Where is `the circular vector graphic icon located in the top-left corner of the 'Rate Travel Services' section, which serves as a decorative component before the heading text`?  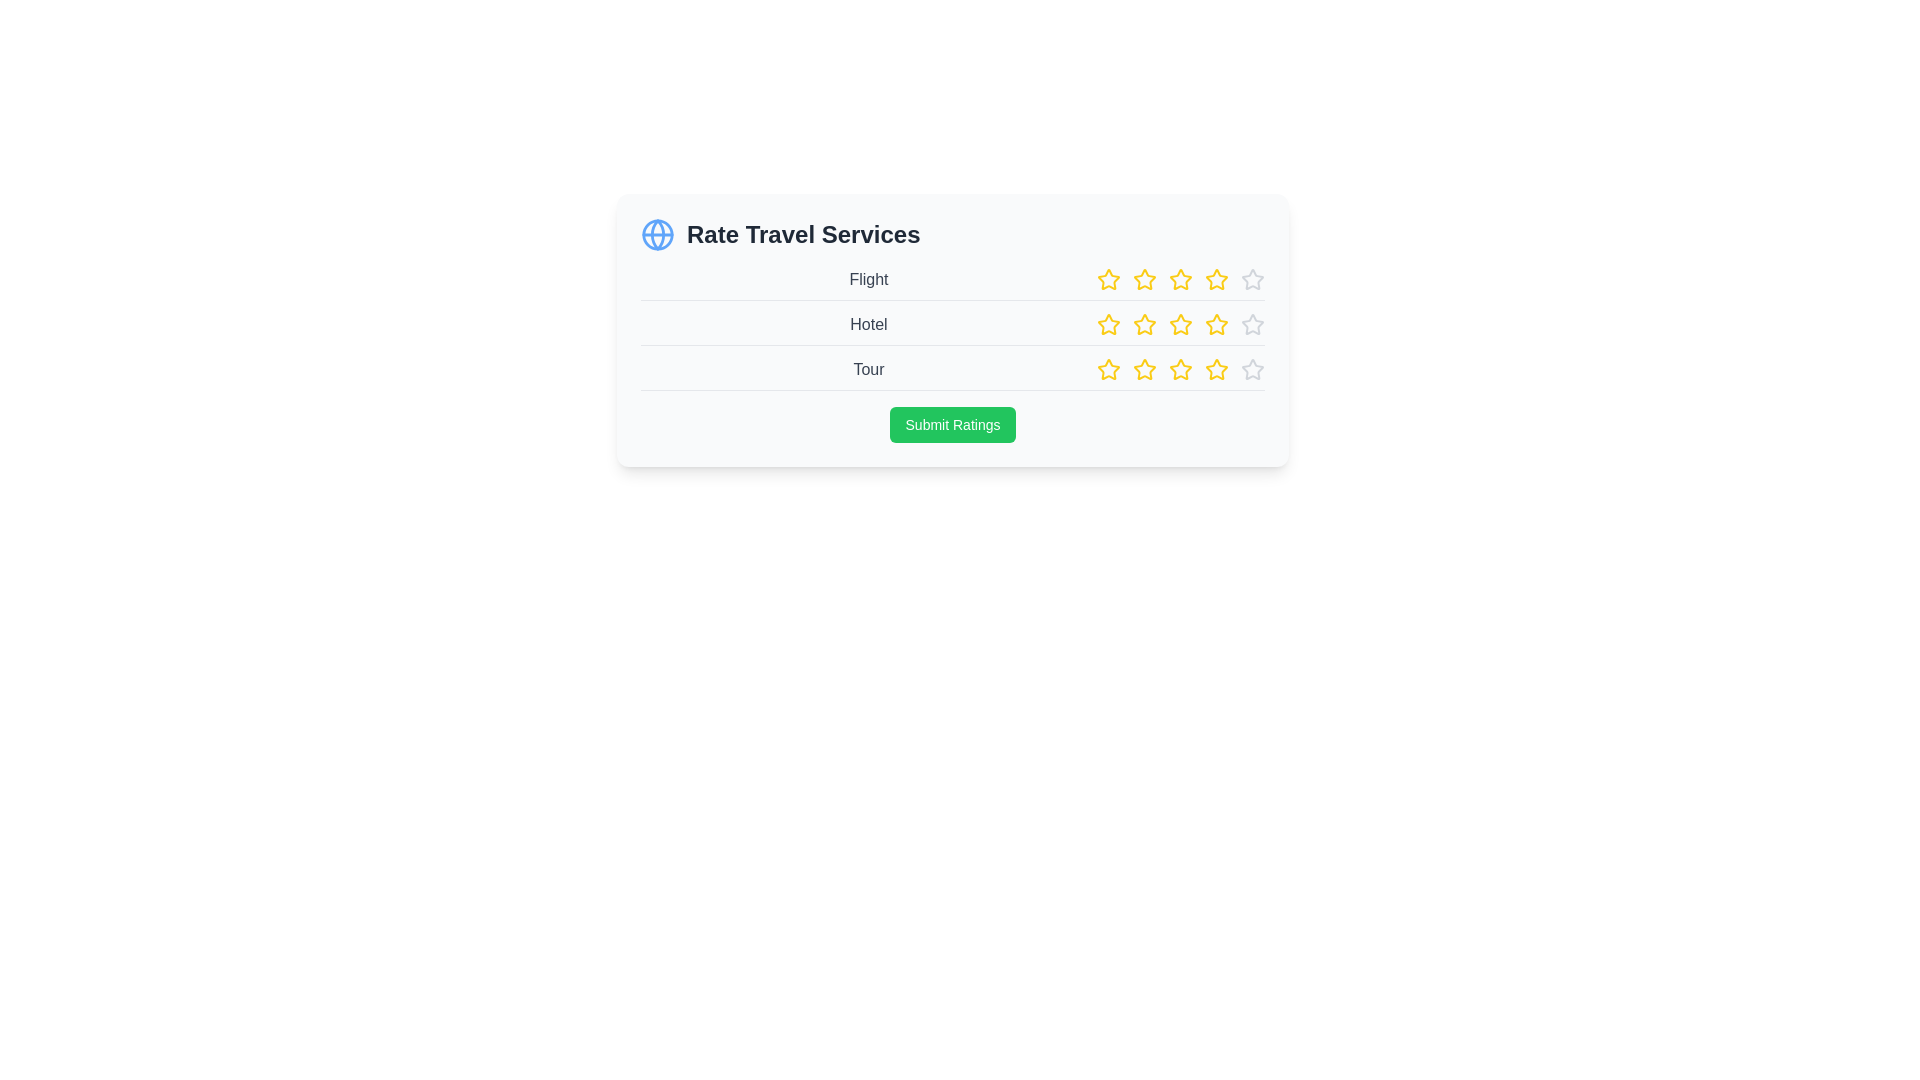
the circular vector graphic icon located in the top-left corner of the 'Rate Travel Services' section, which serves as a decorative component before the heading text is located at coordinates (657, 234).